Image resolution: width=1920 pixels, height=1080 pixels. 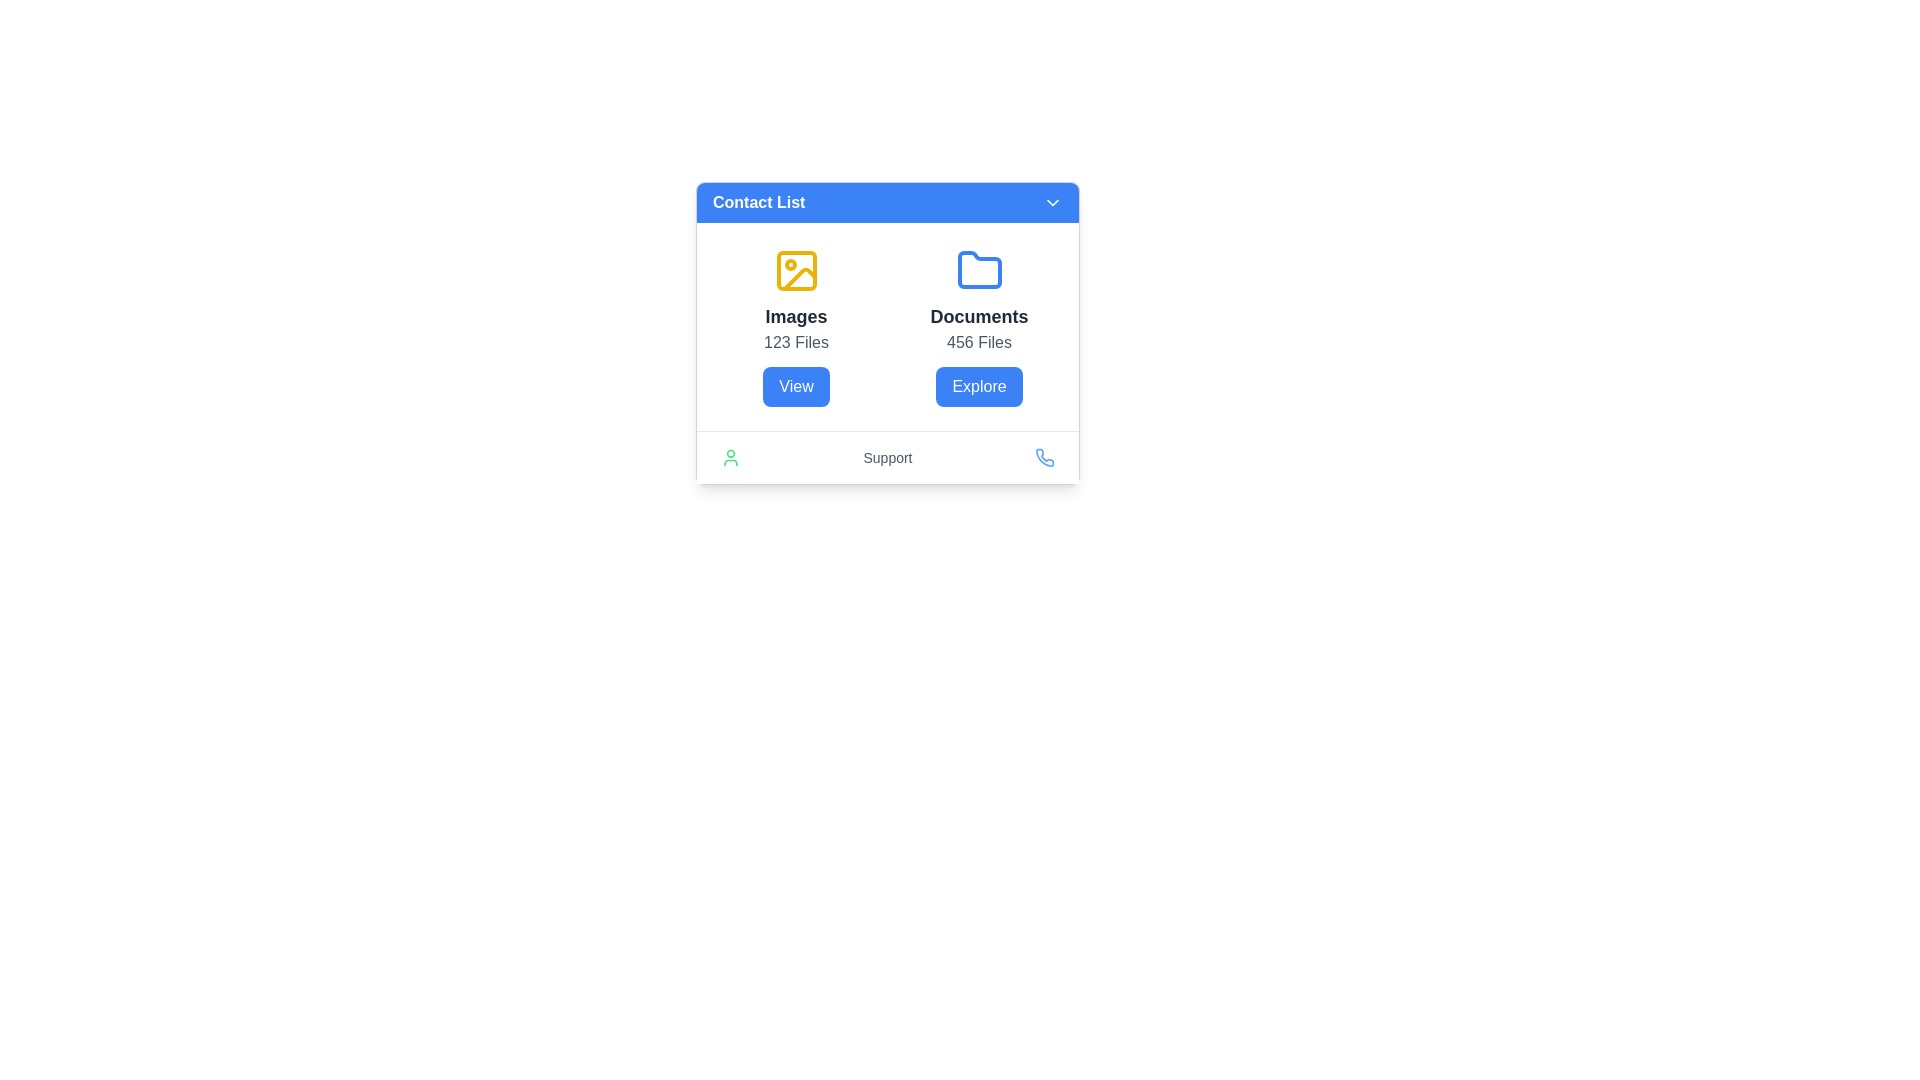 I want to click on the 'Images' icon, which is the first icon in the top row of the card labeled 'Images', located above the text '123 Files' and a 'View' button, so click(x=795, y=270).